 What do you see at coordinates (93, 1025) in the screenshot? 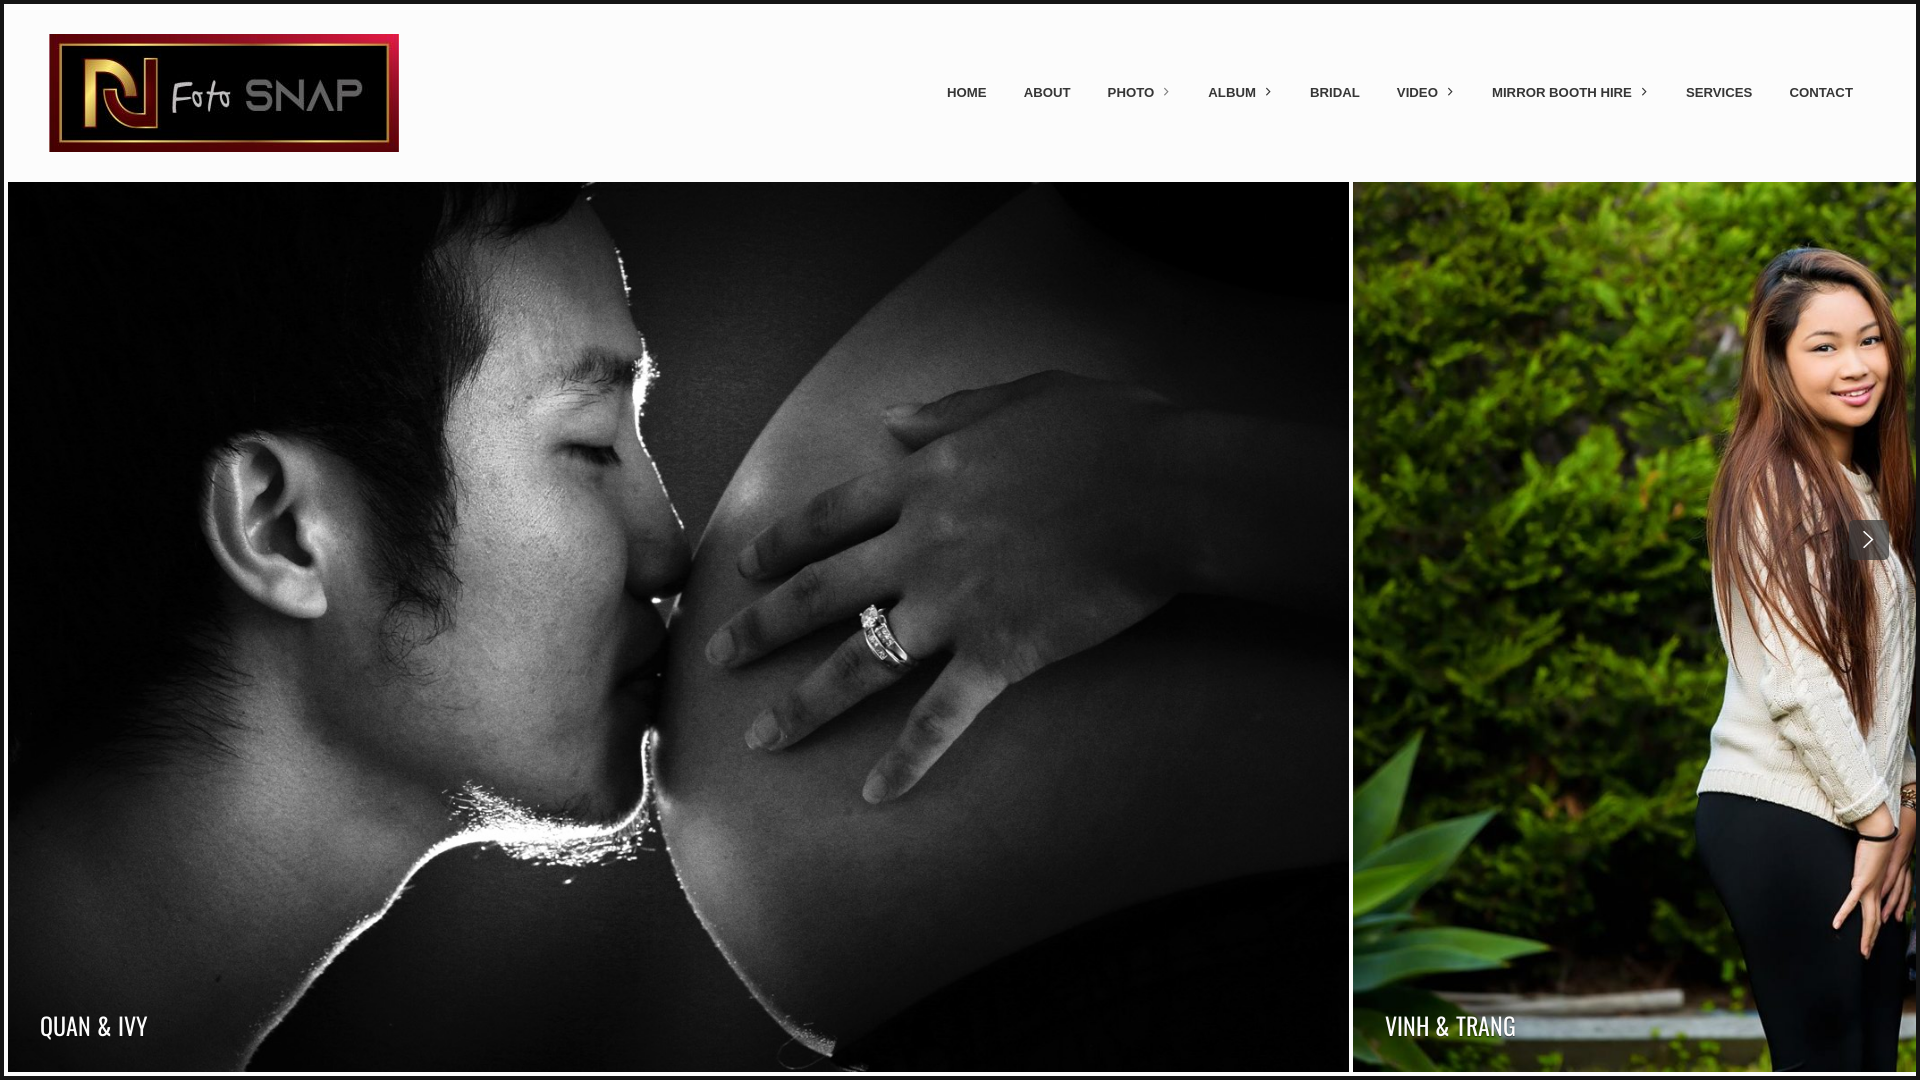
I see `'QUAN & IVY'` at bounding box center [93, 1025].